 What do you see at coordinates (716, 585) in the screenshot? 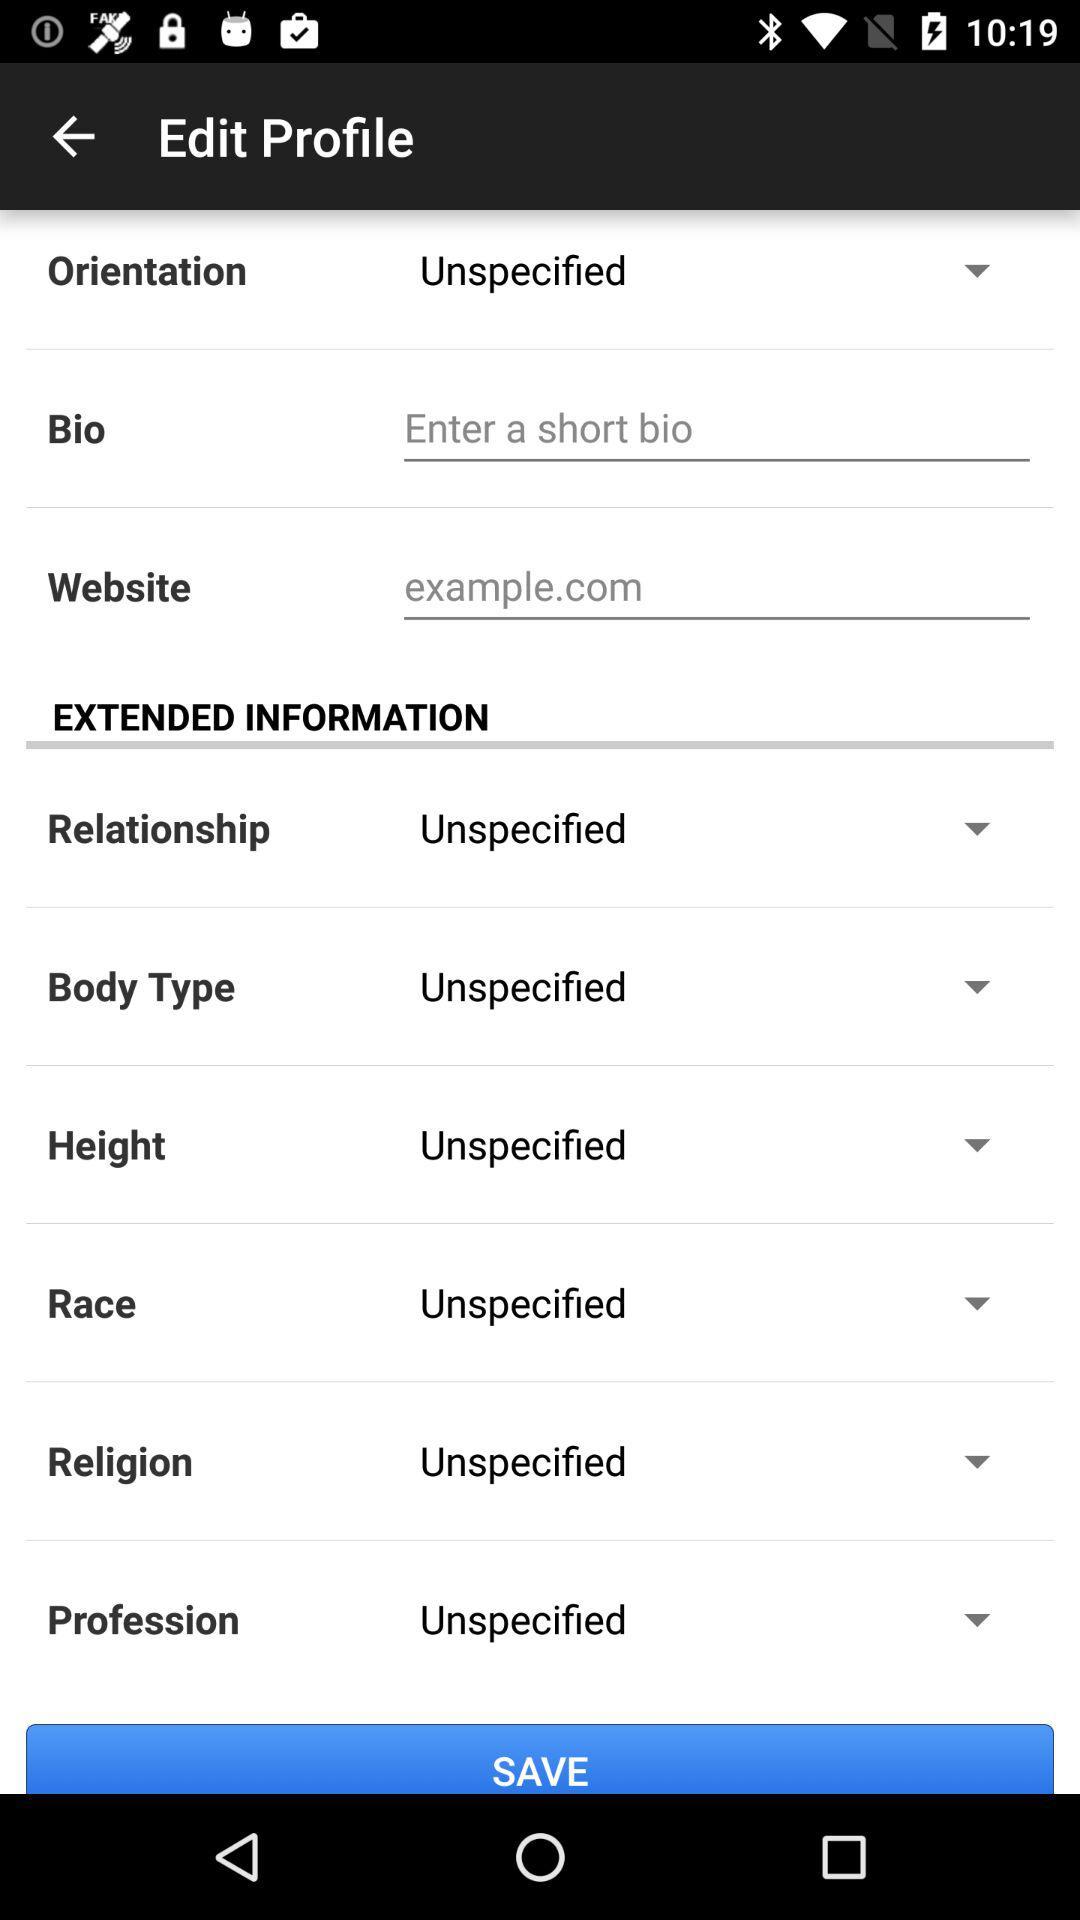
I see `website` at bounding box center [716, 585].